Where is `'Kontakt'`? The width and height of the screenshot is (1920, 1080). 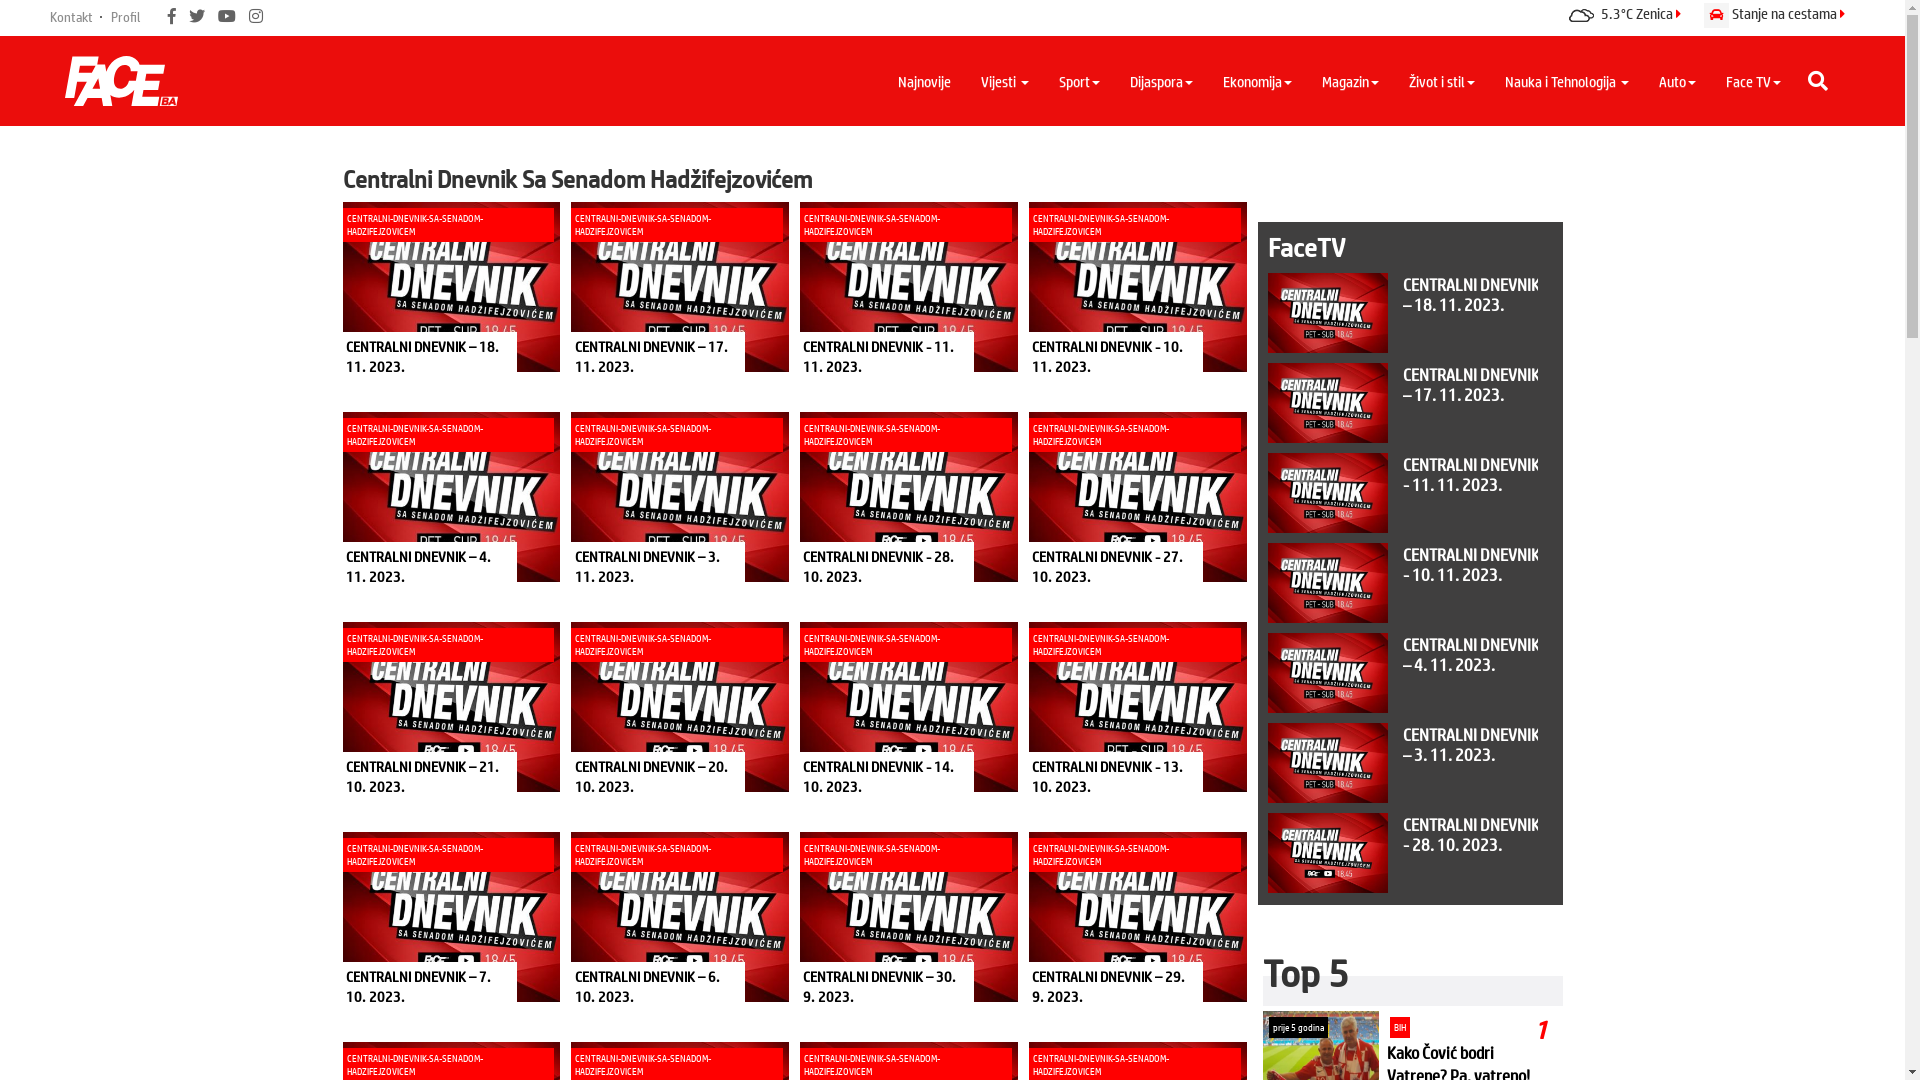 'Kontakt' is located at coordinates (71, 15).